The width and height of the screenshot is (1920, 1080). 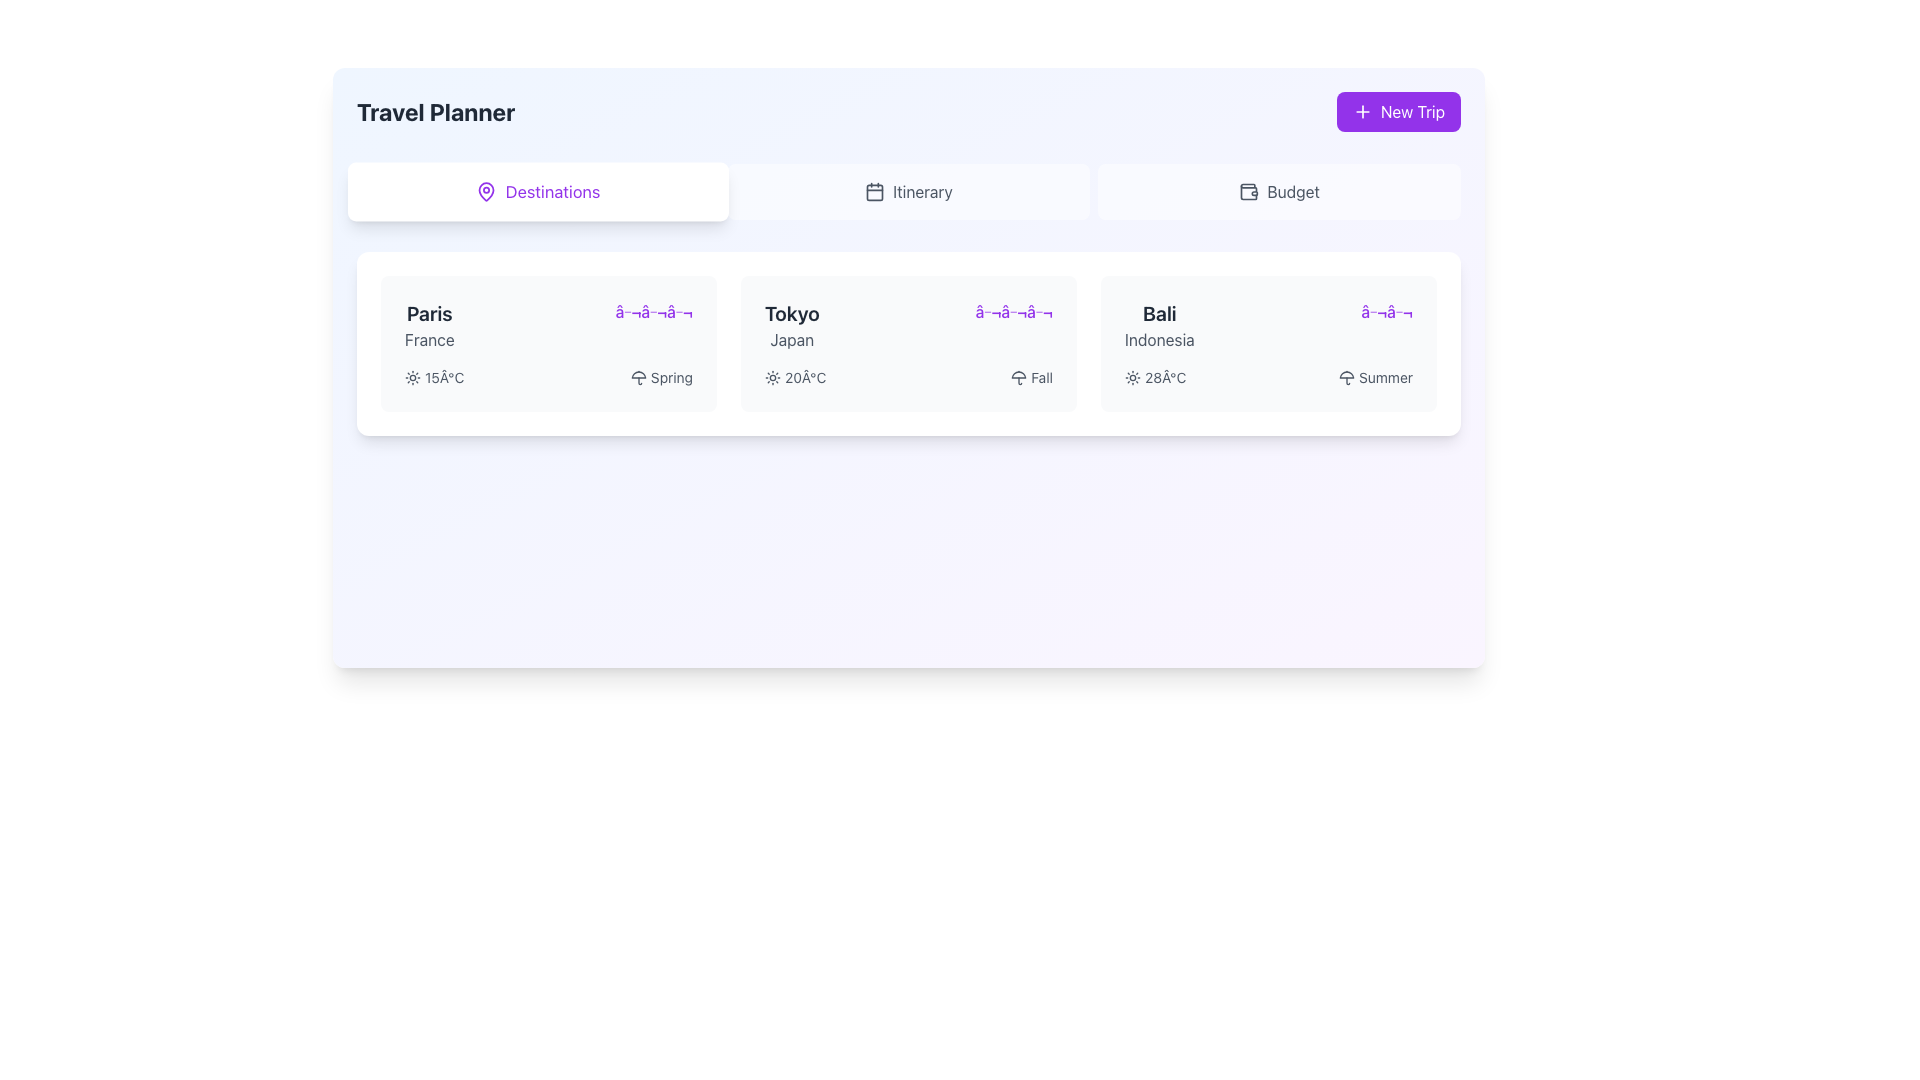 I want to click on the '+' icon located to the left of the 'New Trip' button in the top-right corner of the interface, so click(x=1361, y=111).